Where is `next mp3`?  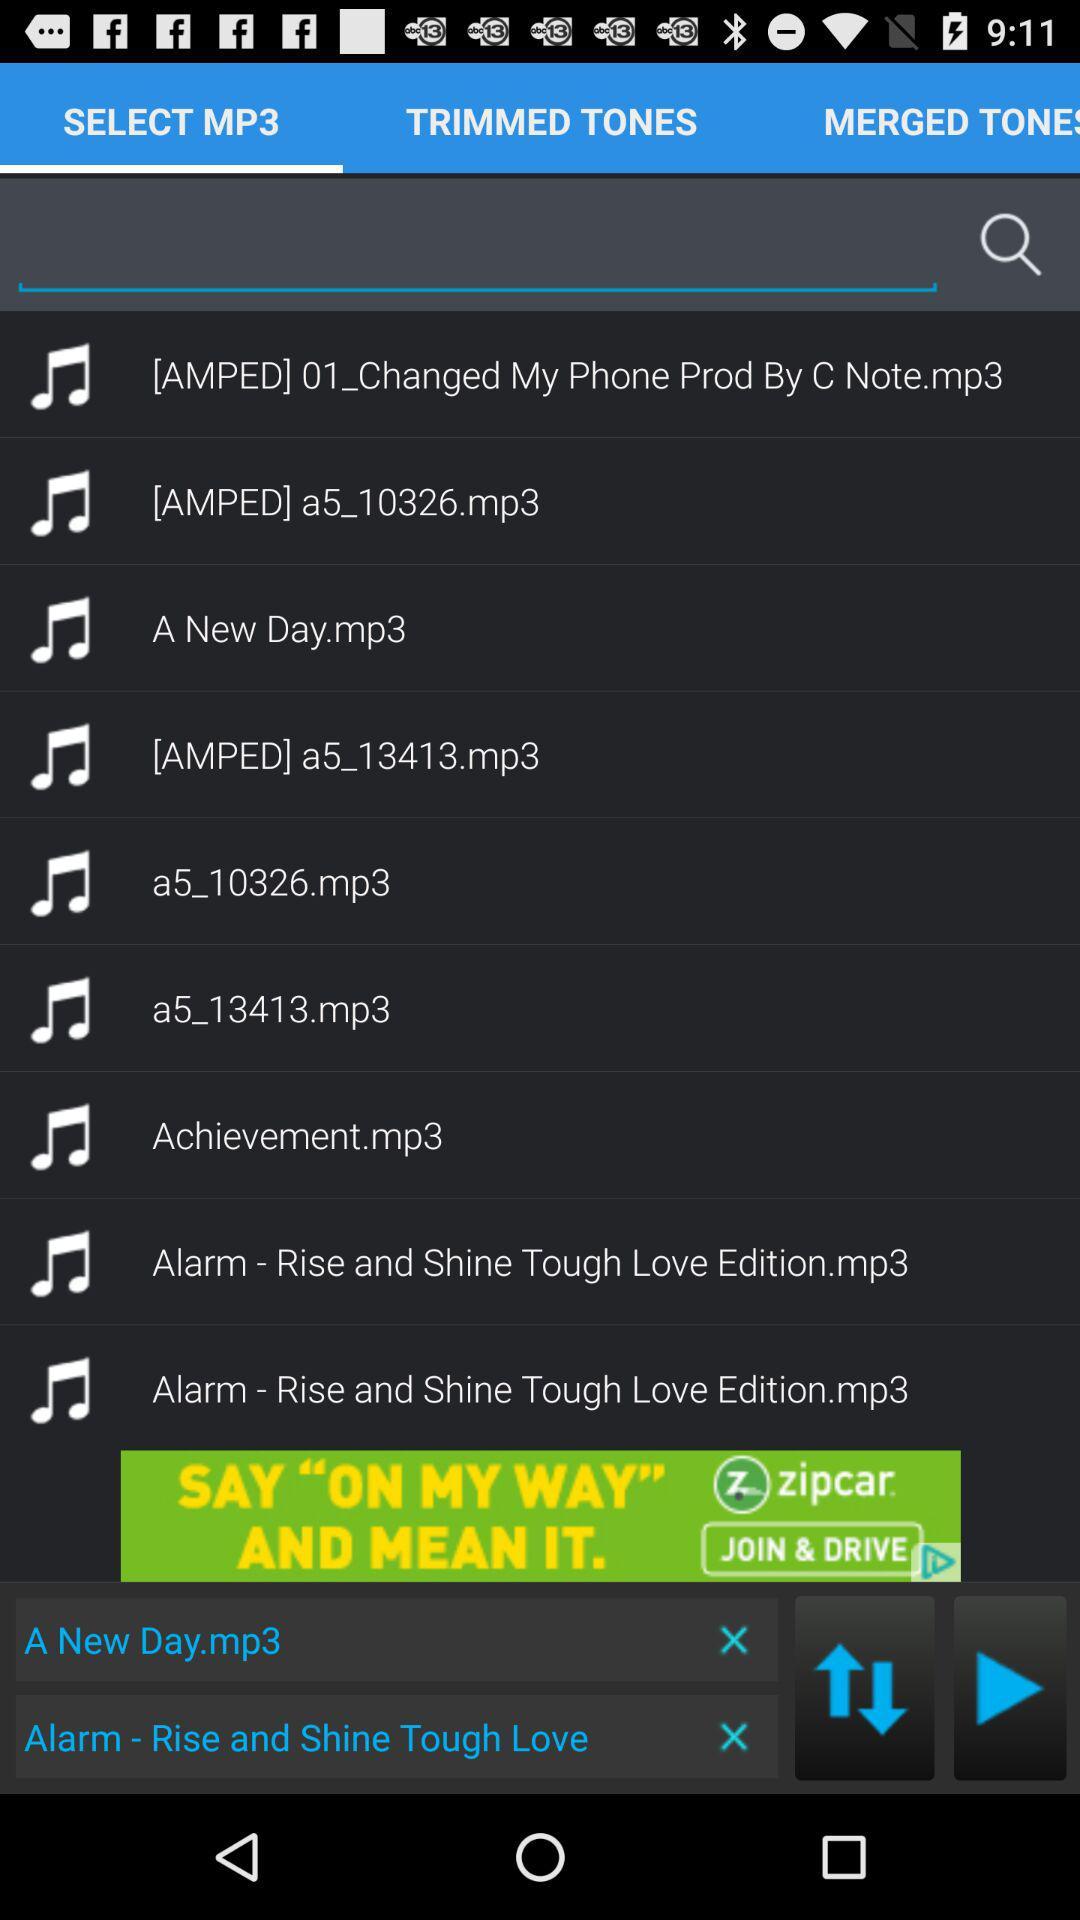 next mp3 is located at coordinates (863, 1687).